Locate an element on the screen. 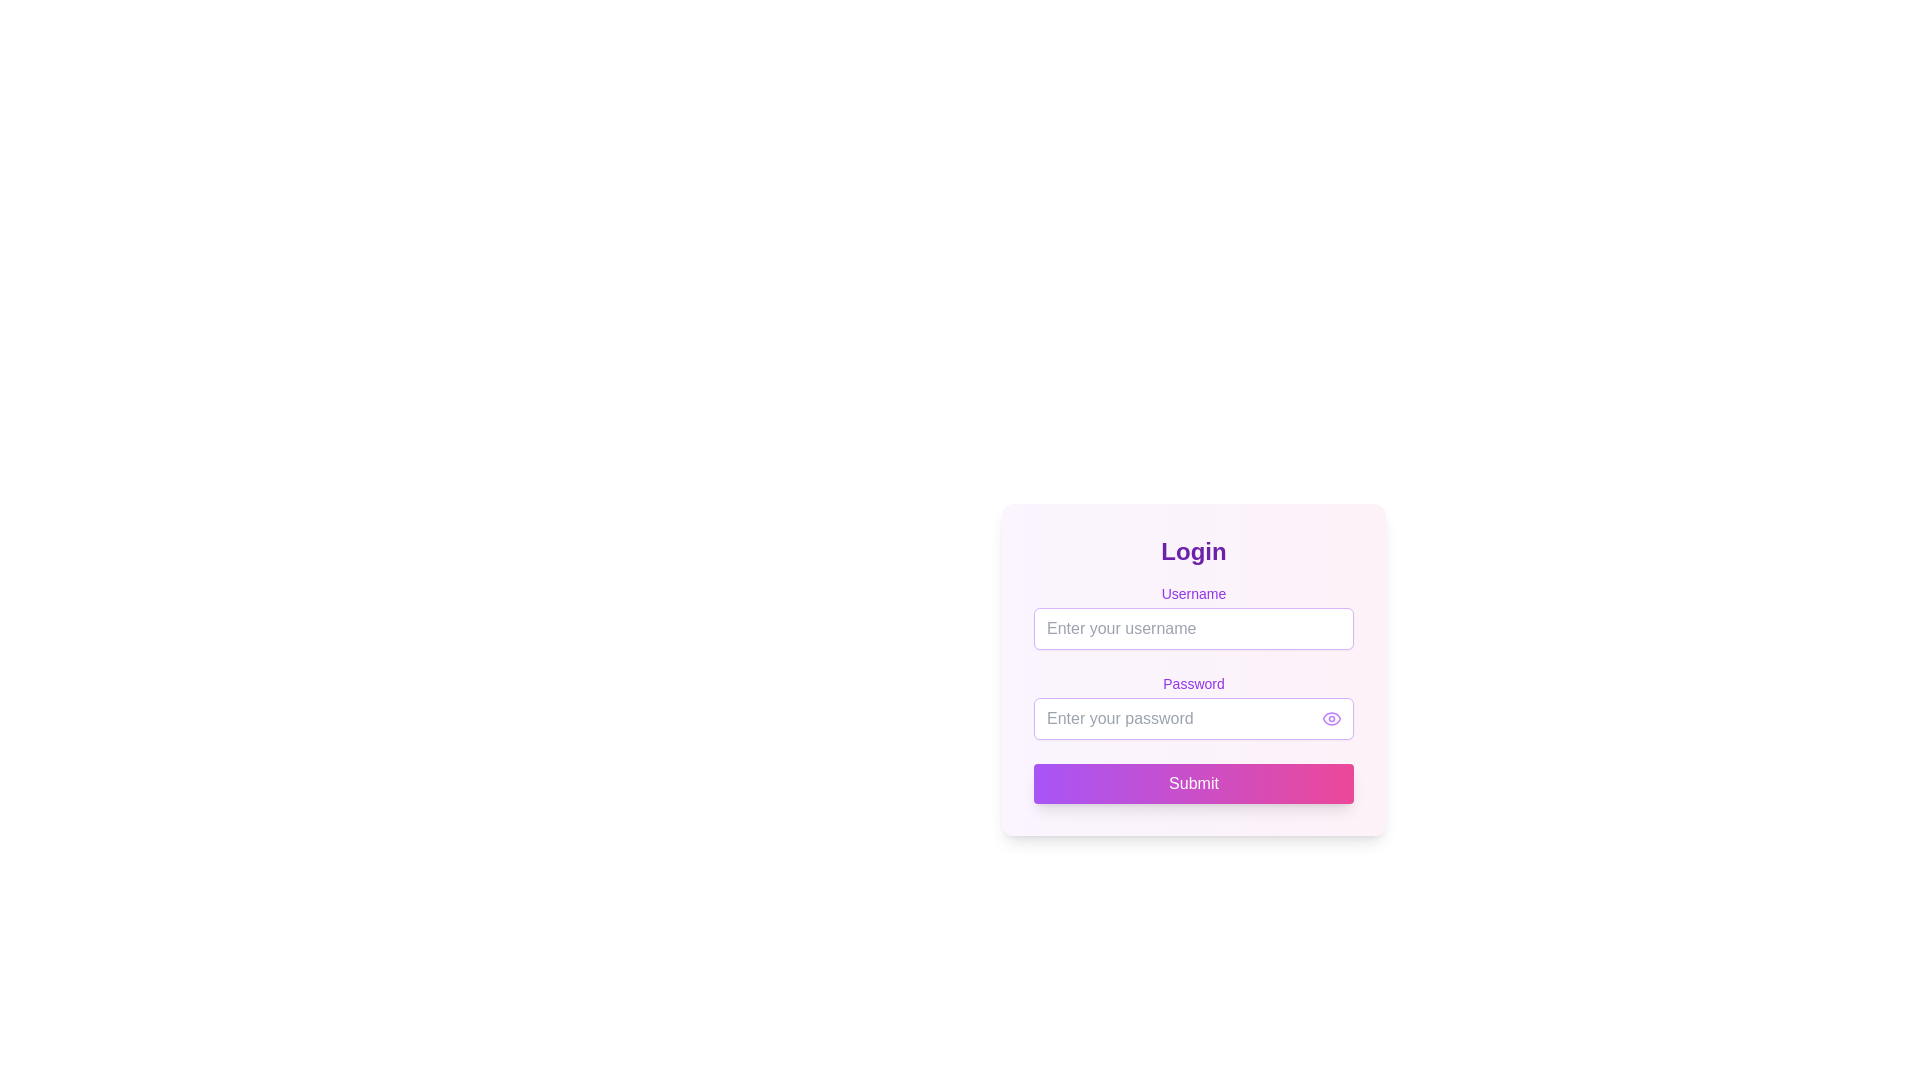 The height and width of the screenshot is (1080, 1920). label above the username input field for accessibility purposes is located at coordinates (1194, 593).